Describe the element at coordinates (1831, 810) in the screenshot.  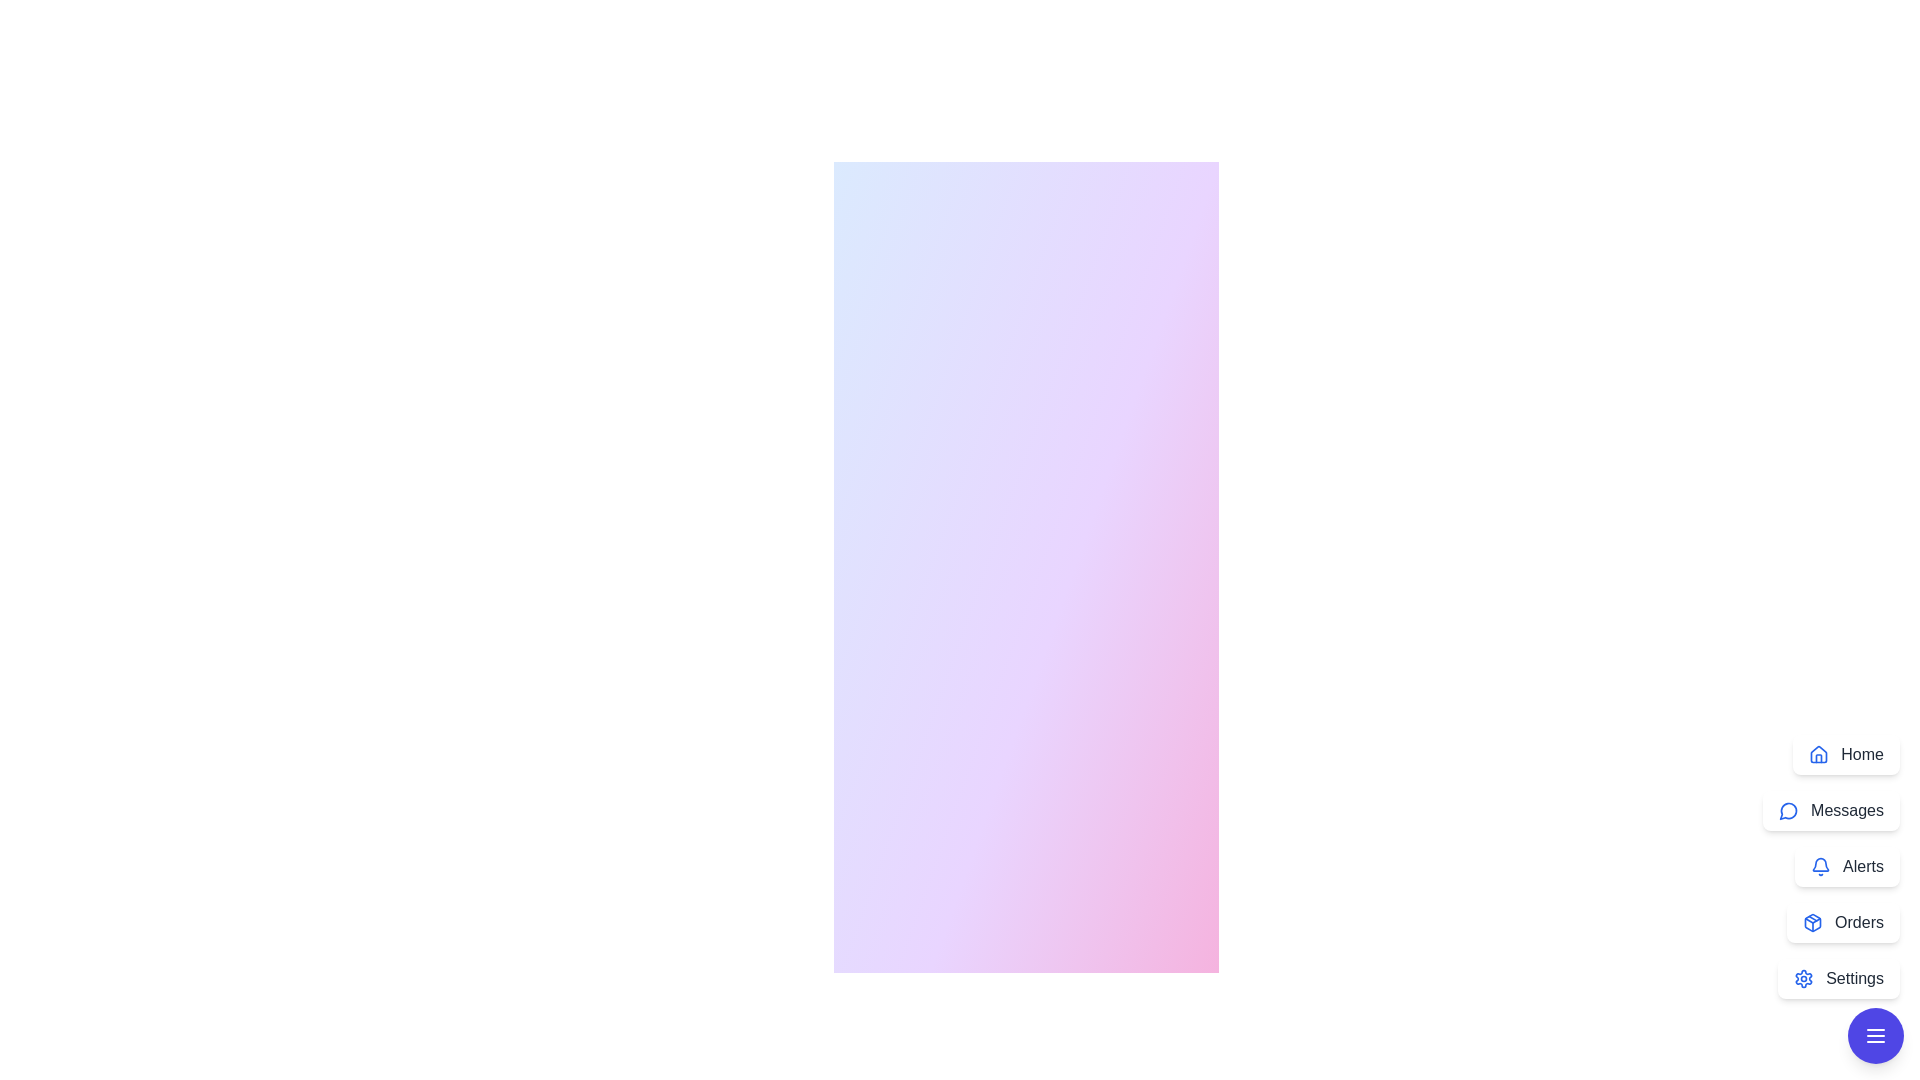
I see `the menu option Messages` at that location.